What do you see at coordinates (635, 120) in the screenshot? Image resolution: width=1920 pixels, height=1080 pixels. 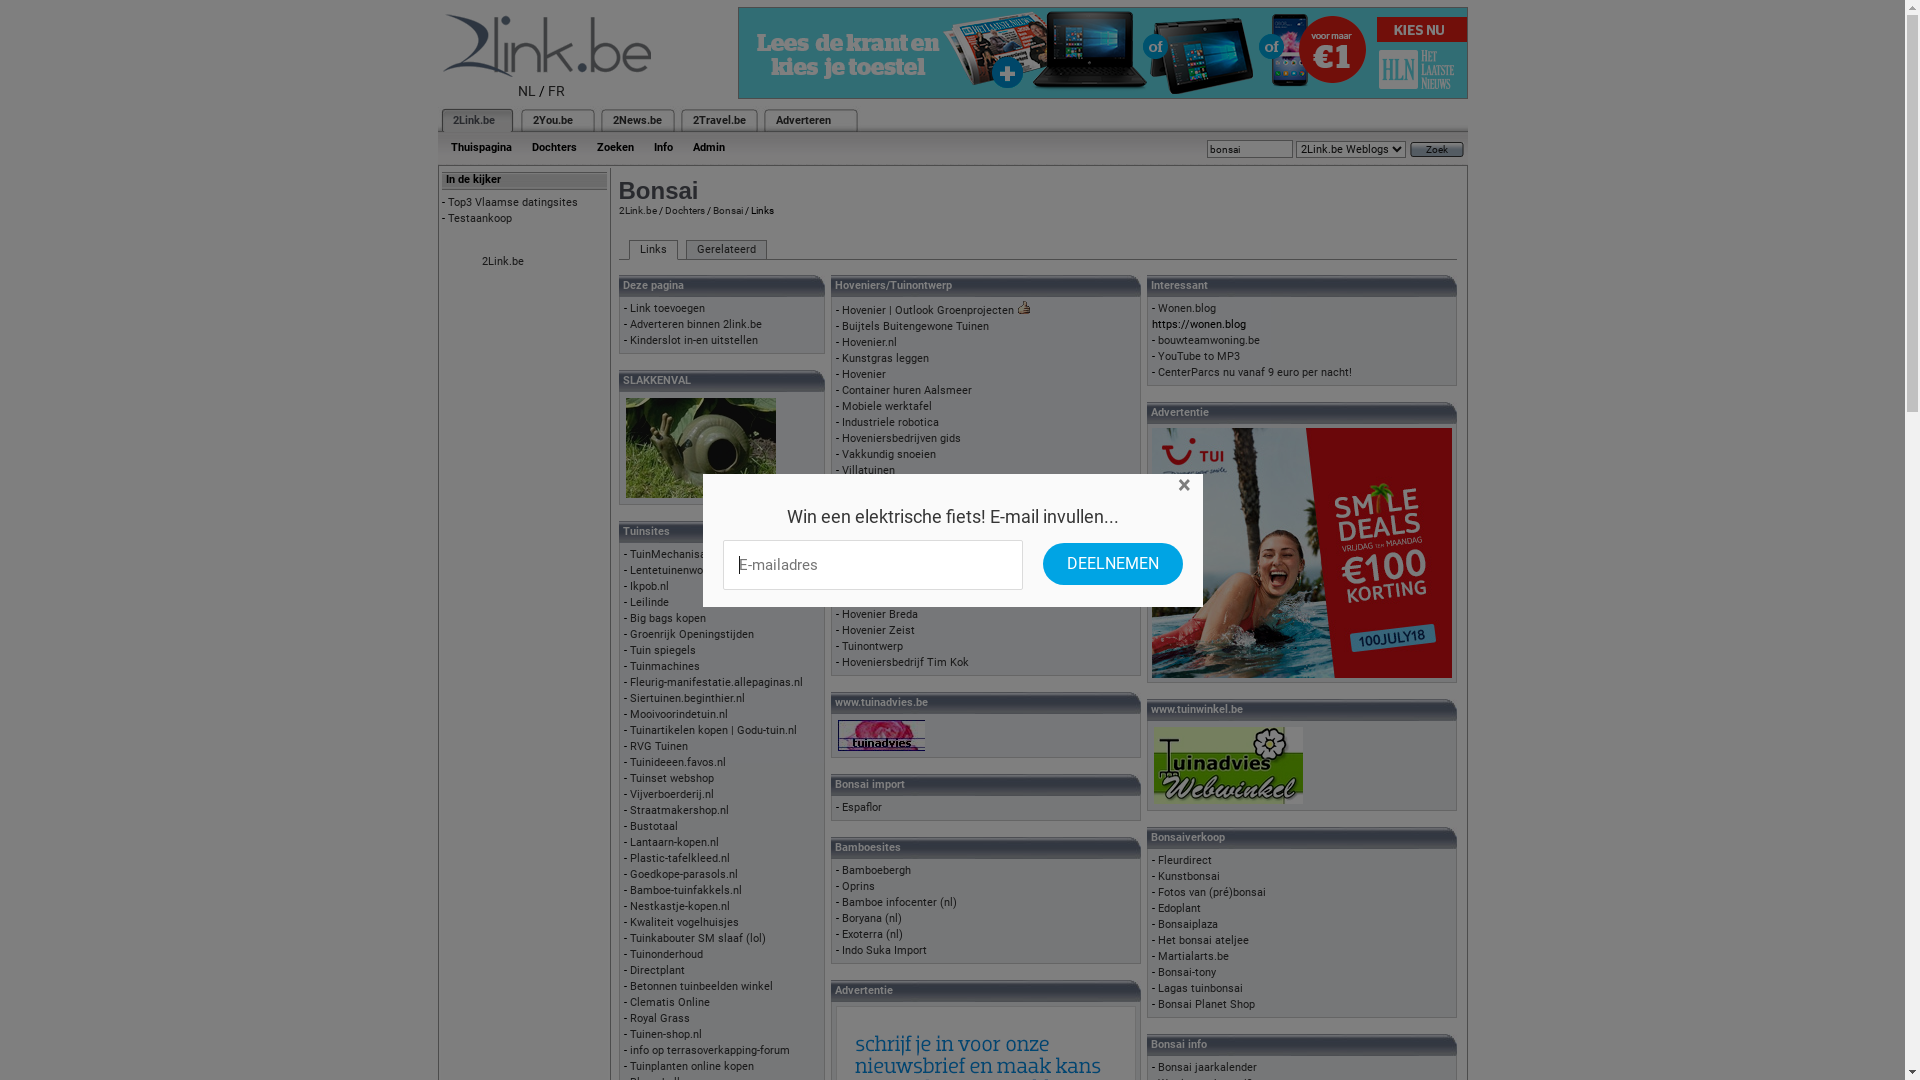 I see `'2News.be'` at bounding box center [635, 120].